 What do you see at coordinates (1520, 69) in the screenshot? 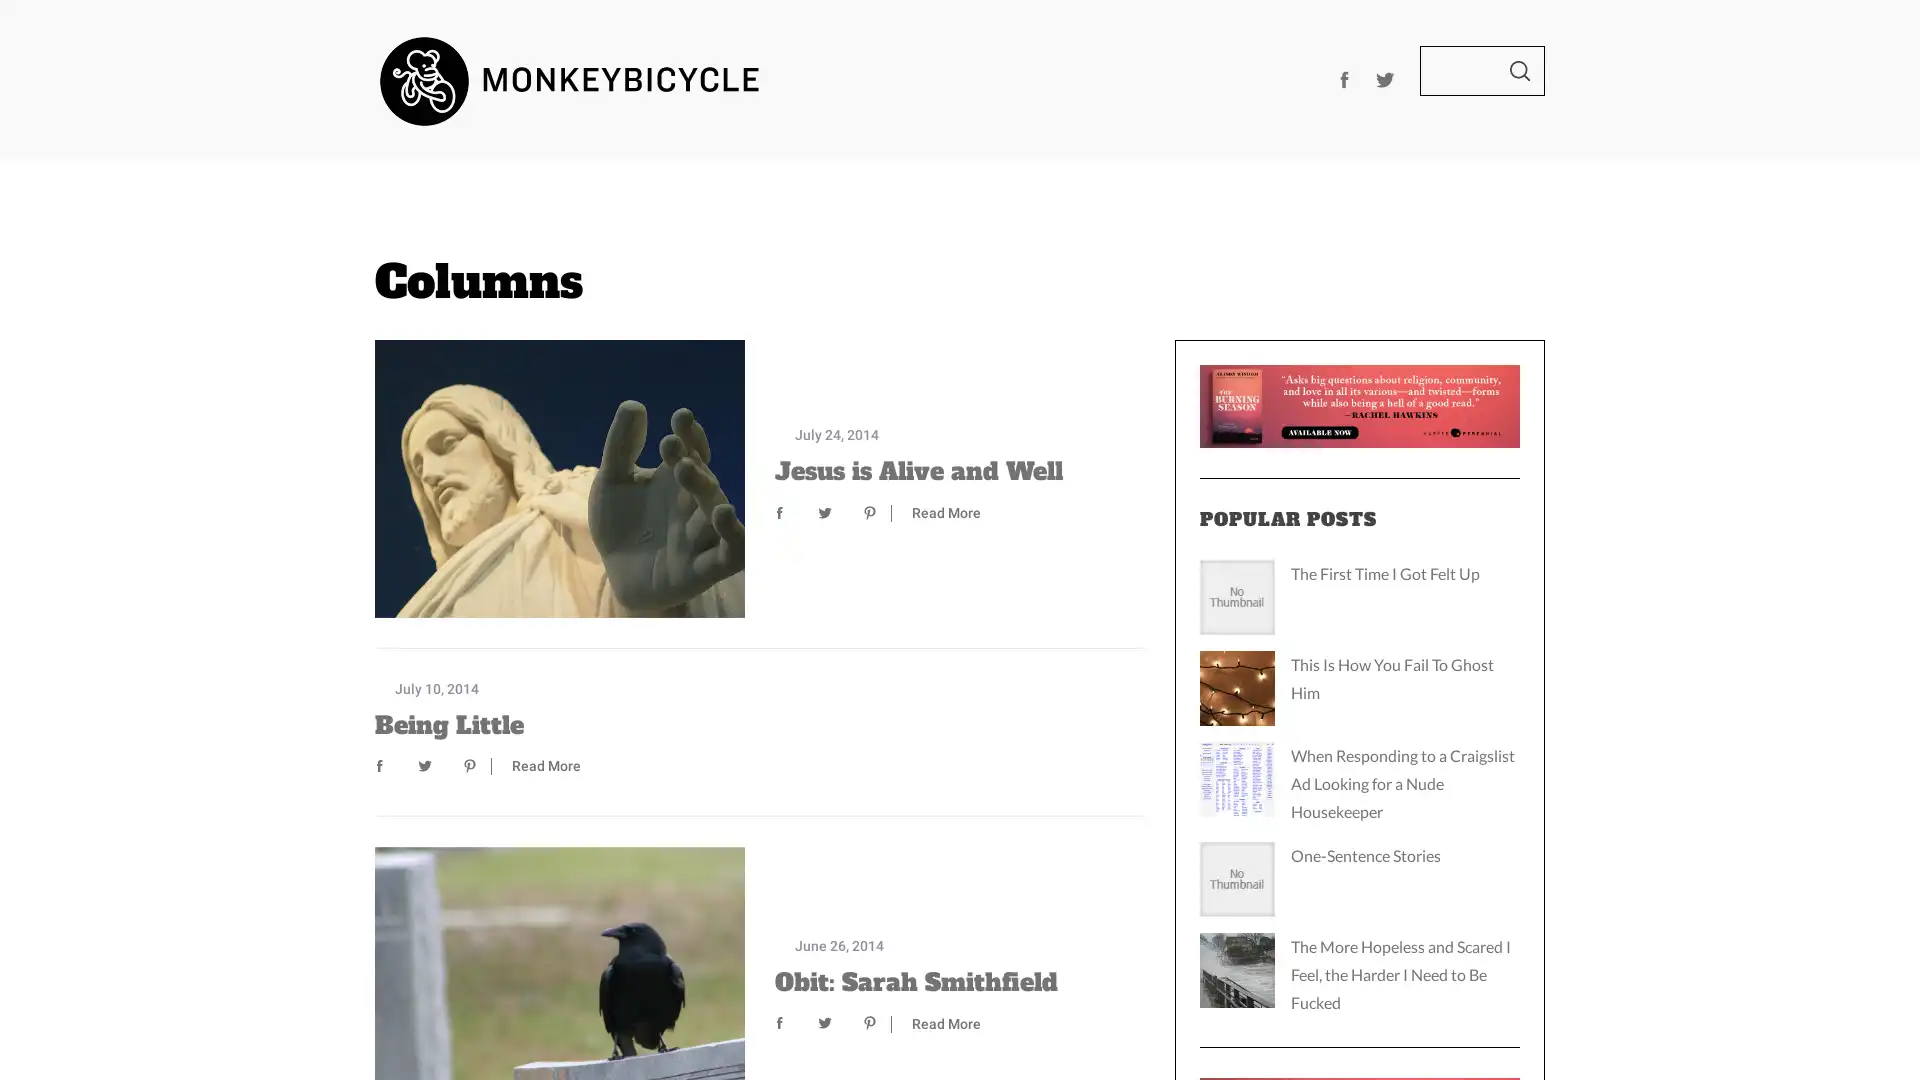
I see `SEARCH` at bounding box center [1520, 69].